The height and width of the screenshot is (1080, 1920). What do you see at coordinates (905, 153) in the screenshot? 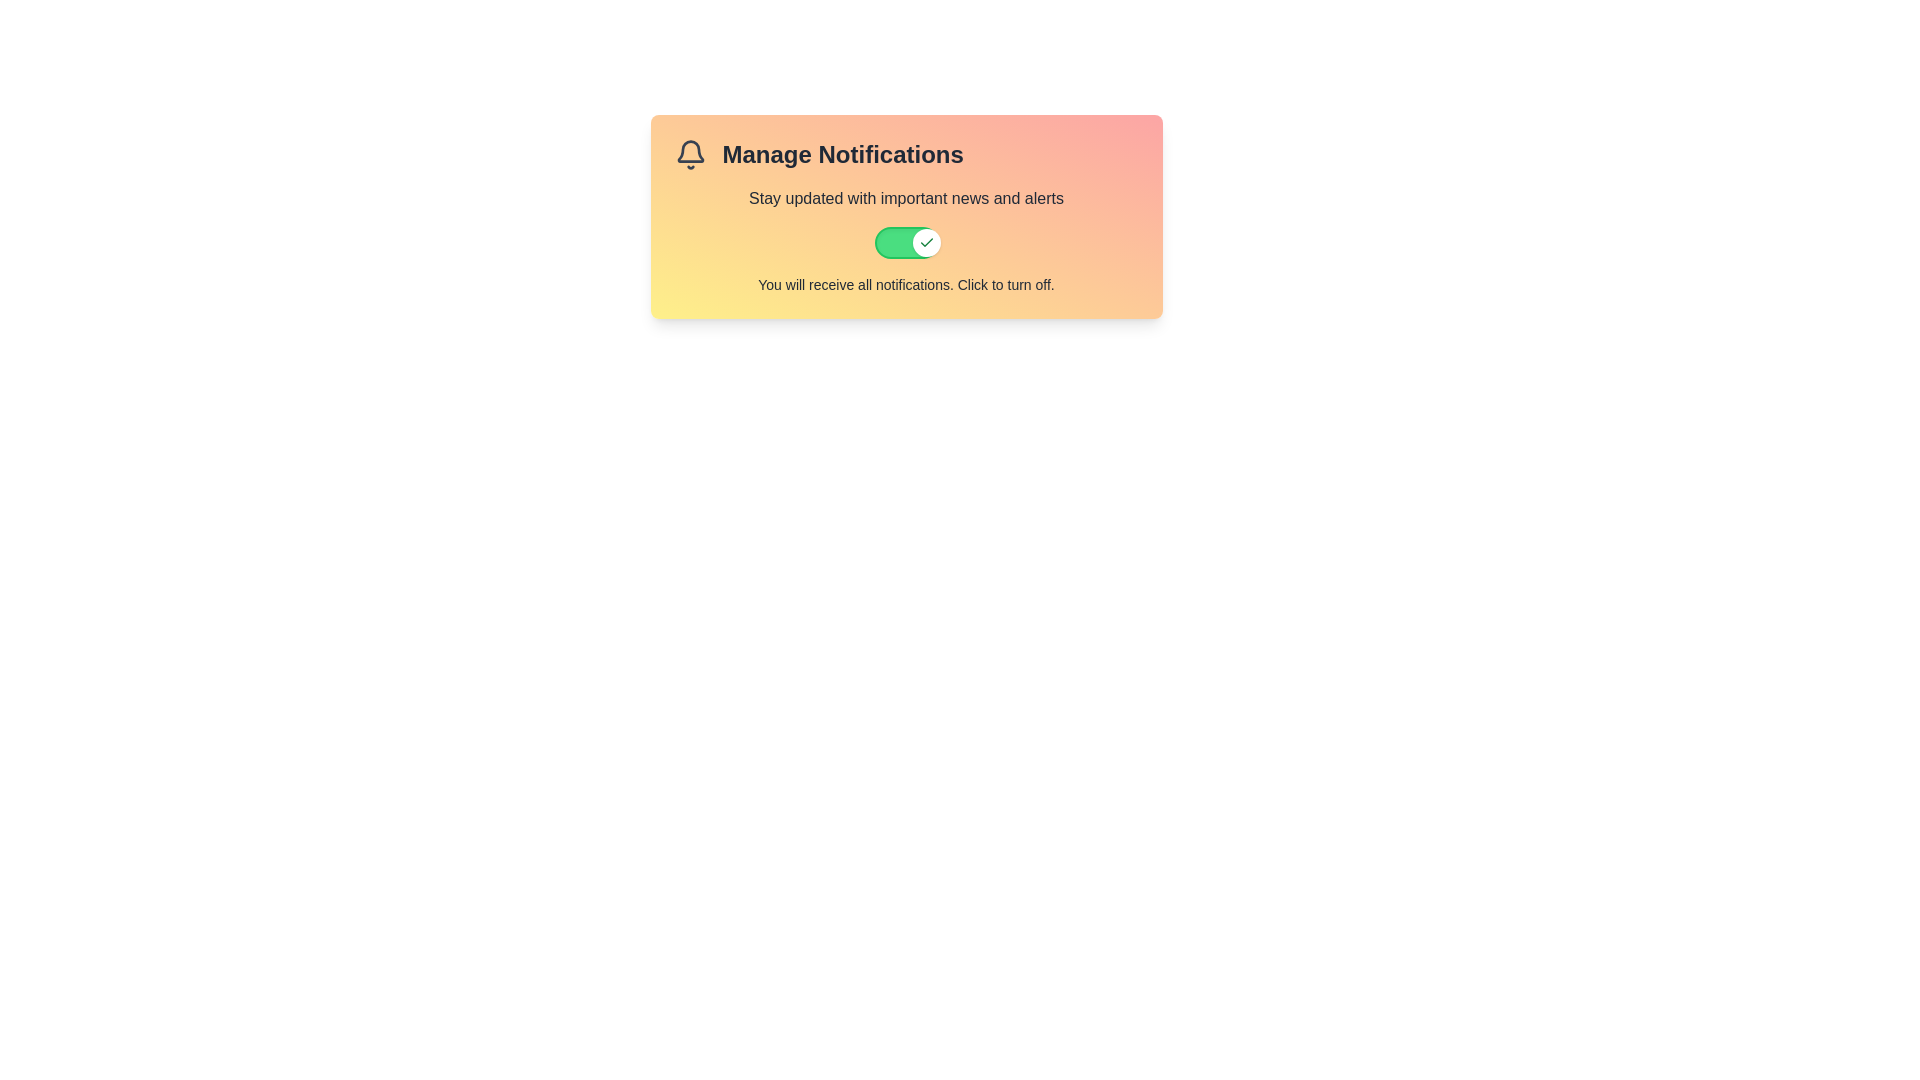
I see `title text of the notification settings section, which is located at the top-left of the settings card, next to a bell icon` at bounding box center [905, 153].